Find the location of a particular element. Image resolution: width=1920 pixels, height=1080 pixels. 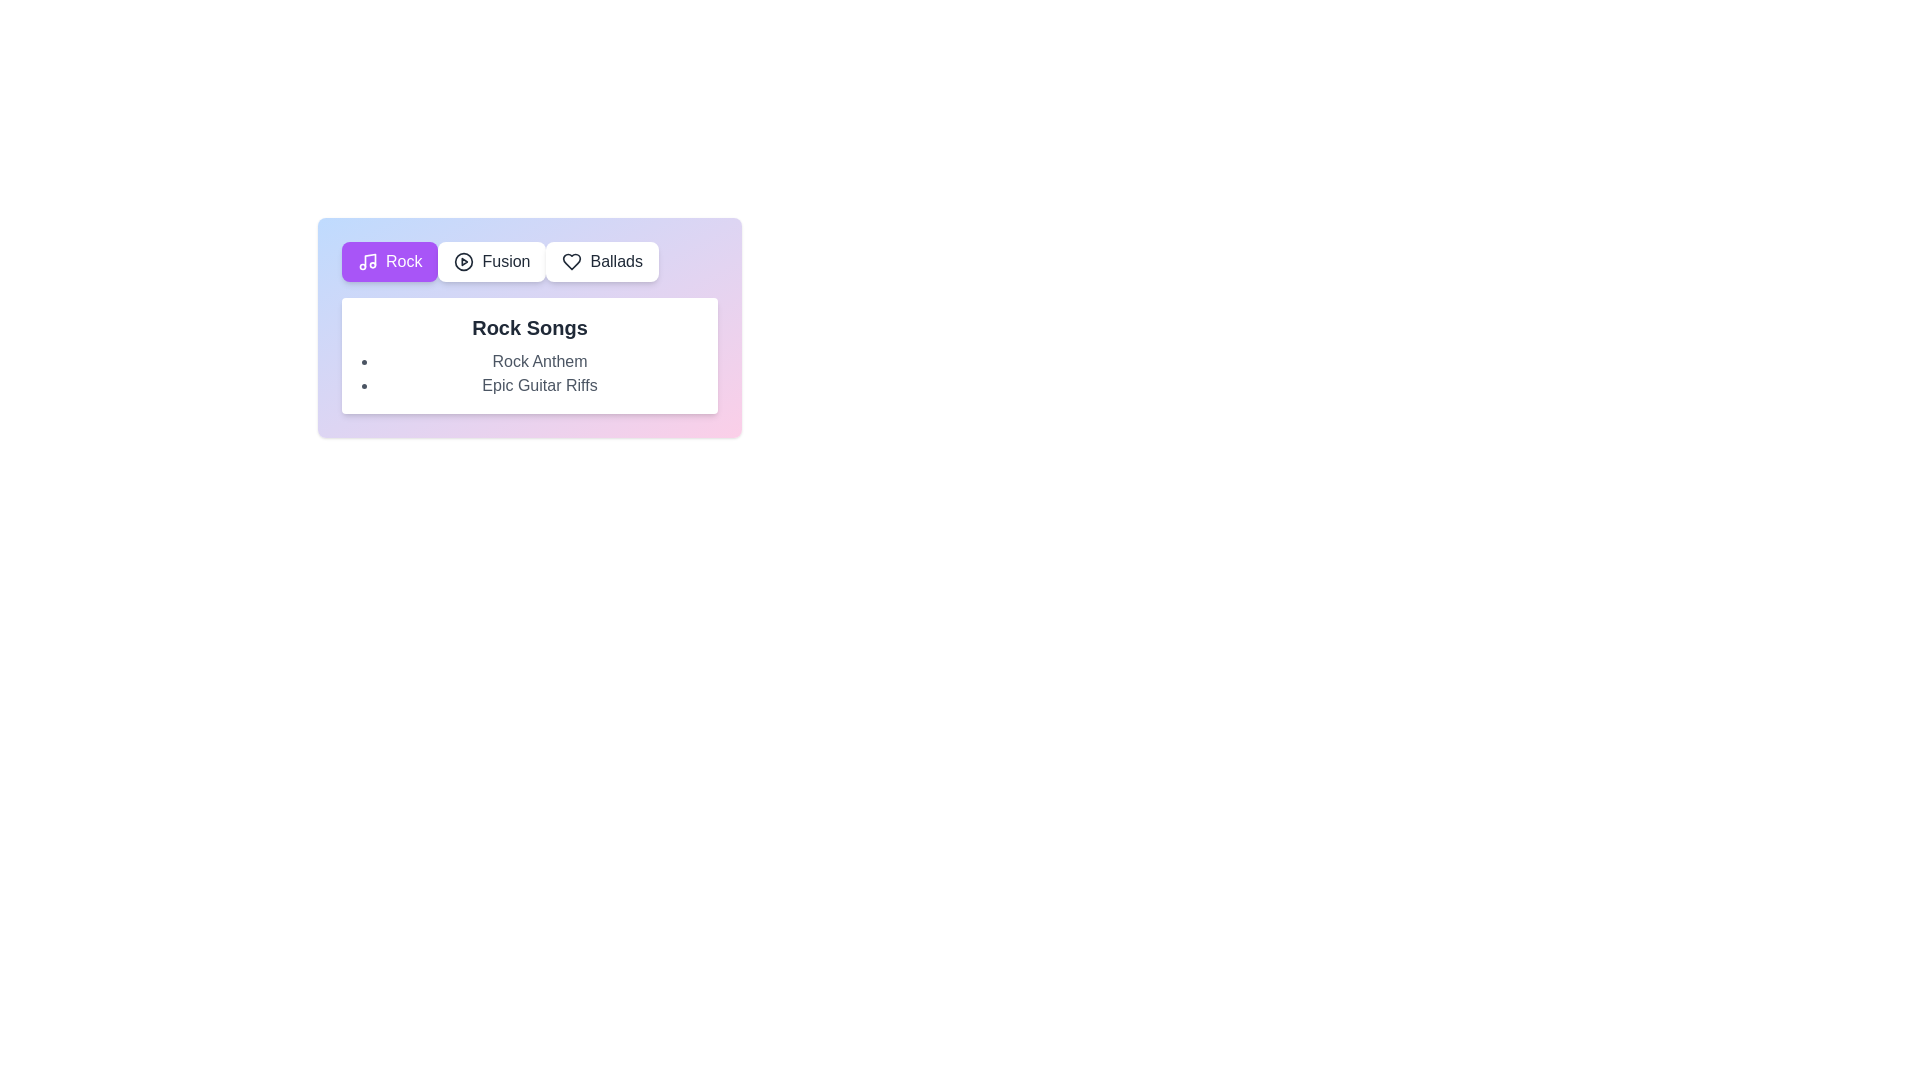

the genre tab labeled Ballads to view its songs is located at coordinates (600, 261).